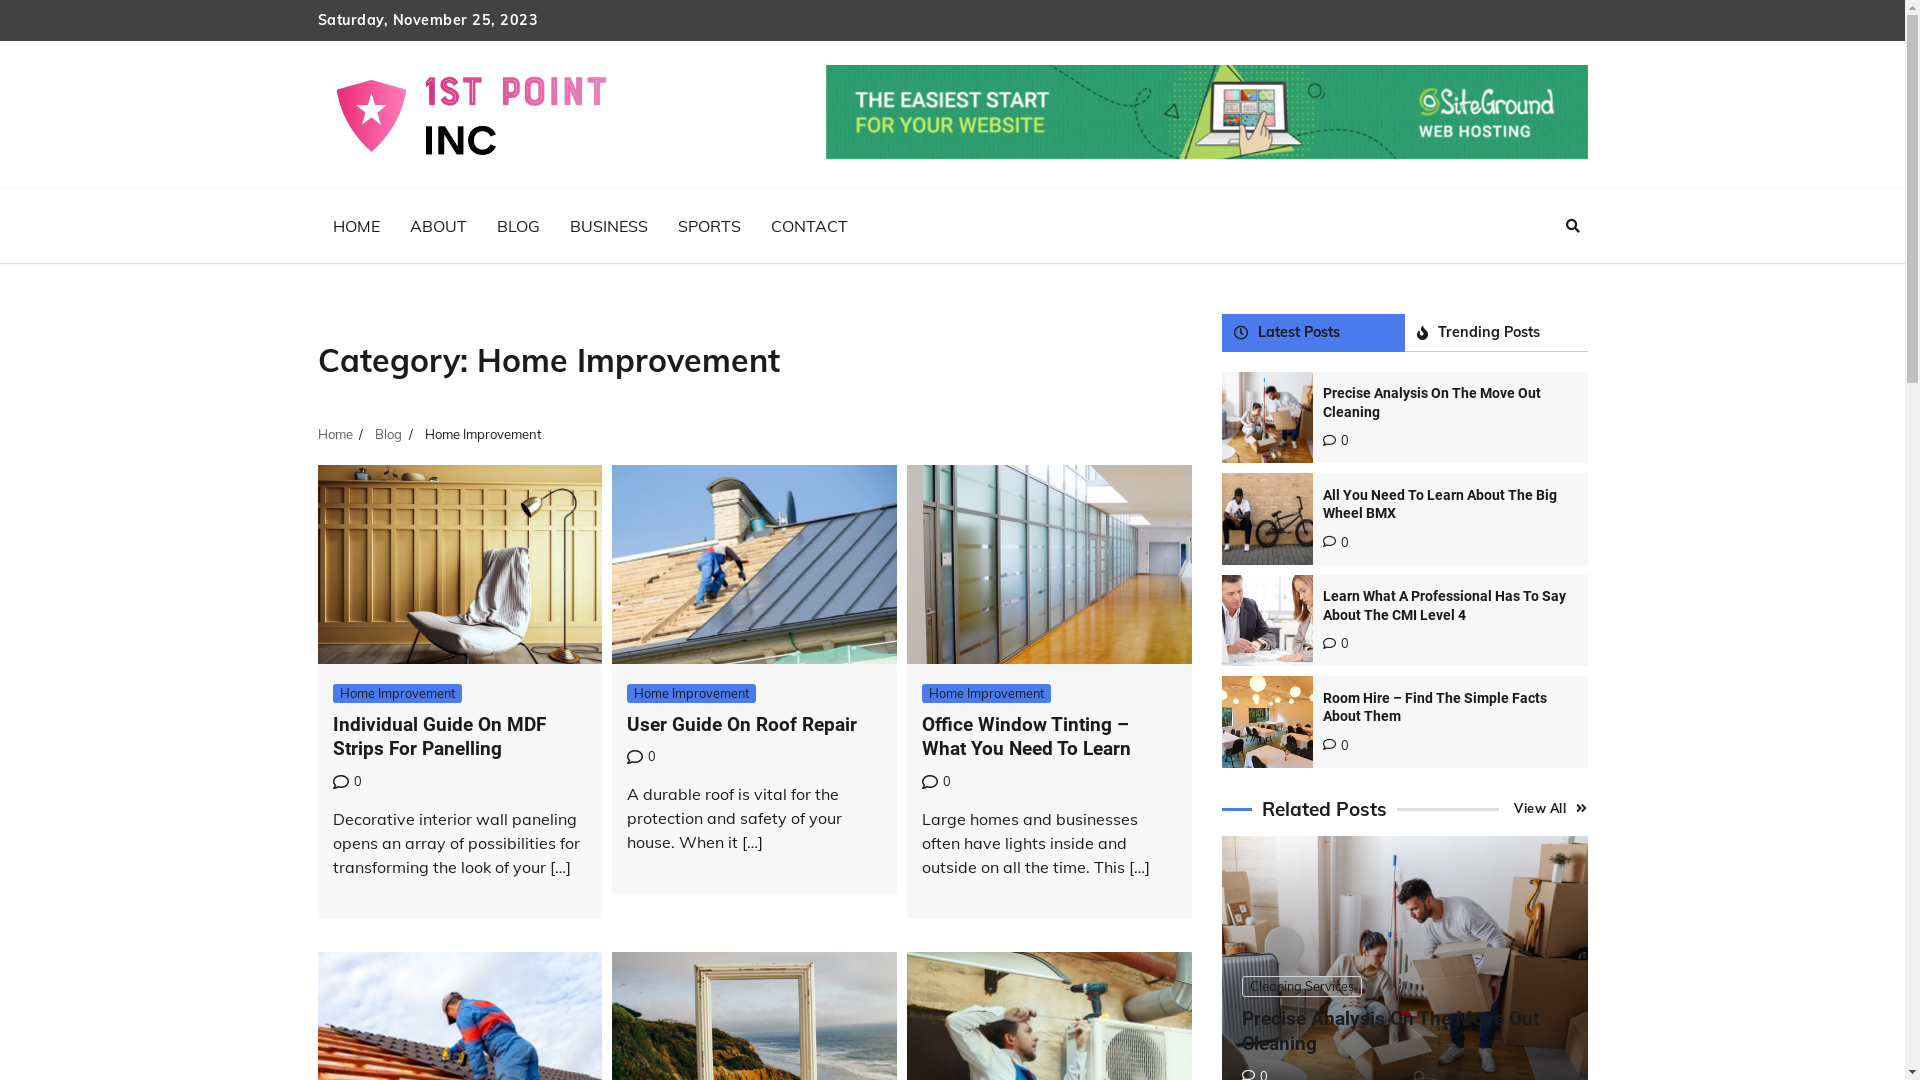  I want to click on 'Individual Guide On MDF Strips For Panelling', so click(331, 736).